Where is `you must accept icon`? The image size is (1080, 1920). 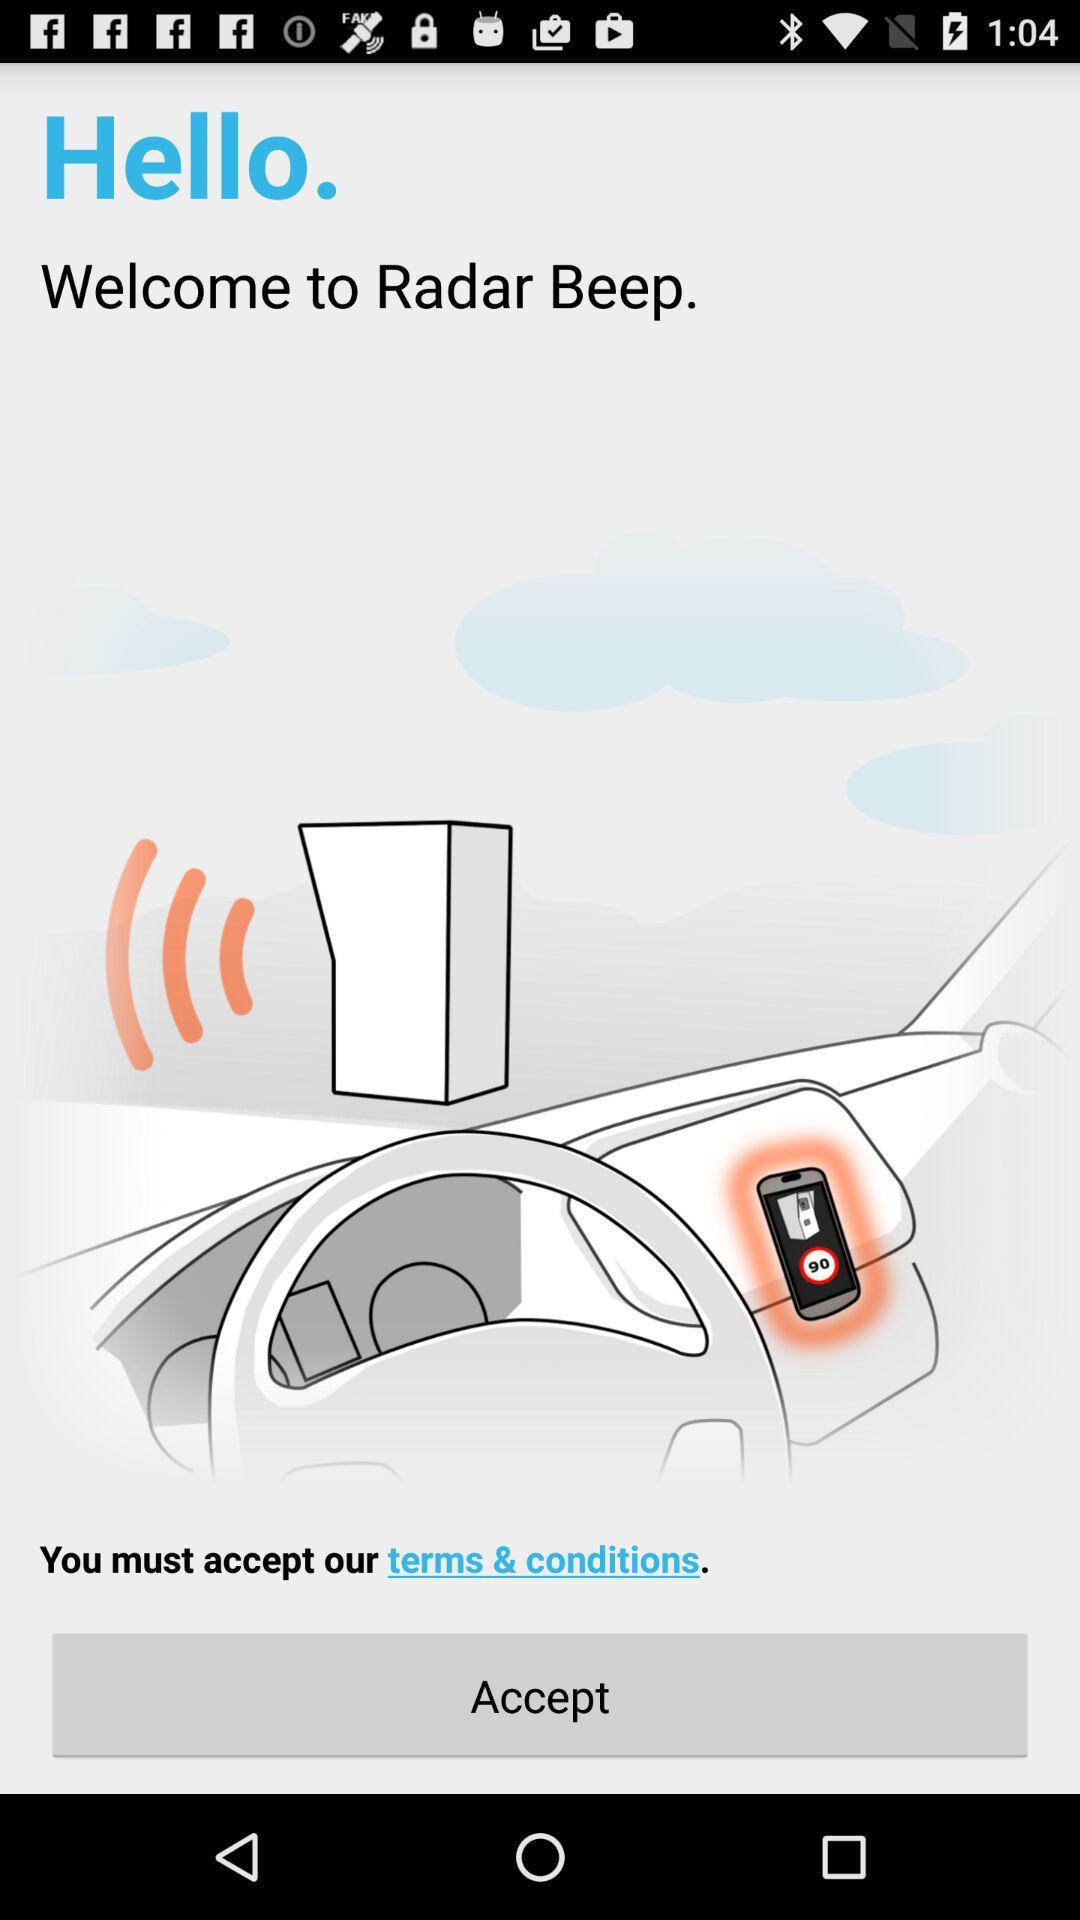
you must accept icon is located at coordinates (374, 1557).